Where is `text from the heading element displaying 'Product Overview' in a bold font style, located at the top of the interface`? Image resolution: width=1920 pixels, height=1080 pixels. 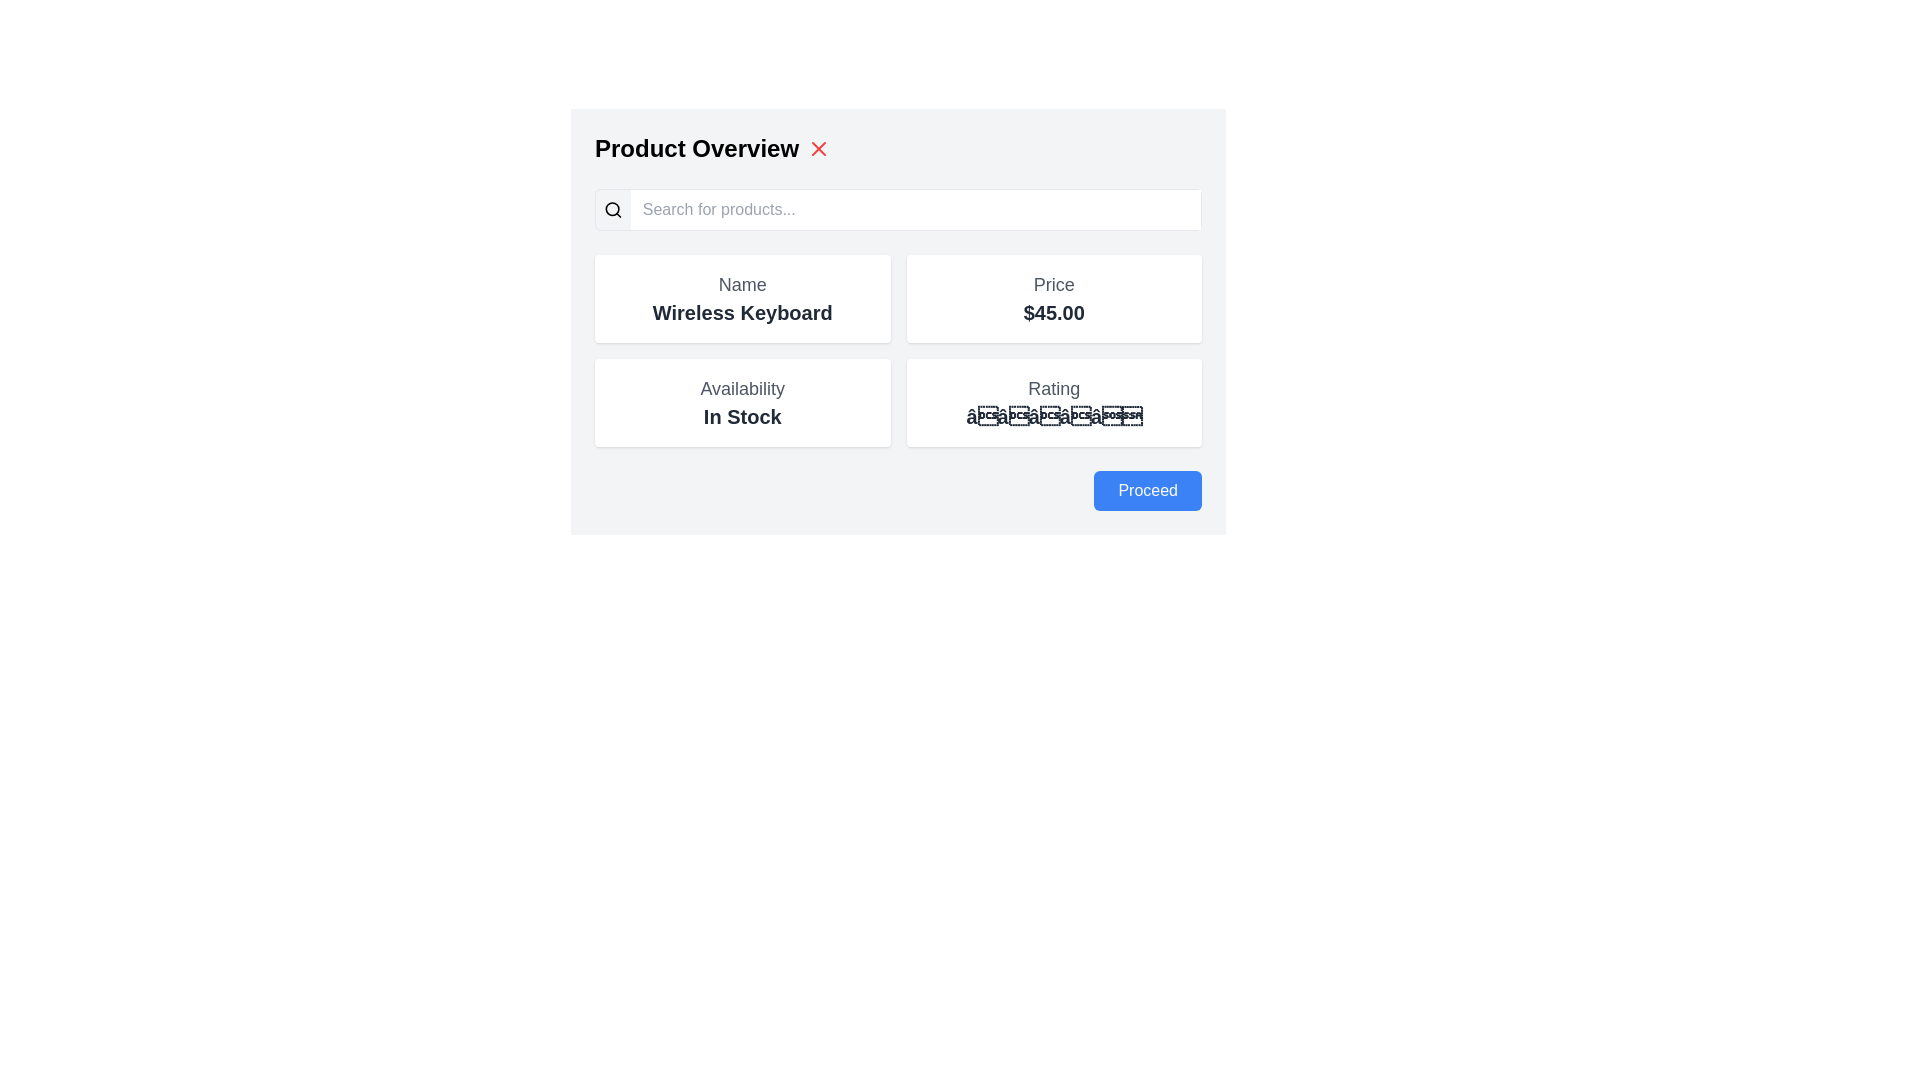 text from the heading element displaying 'Product Overview' in a bold font style, located at the top of the interface is located at coordinates (696, 148).